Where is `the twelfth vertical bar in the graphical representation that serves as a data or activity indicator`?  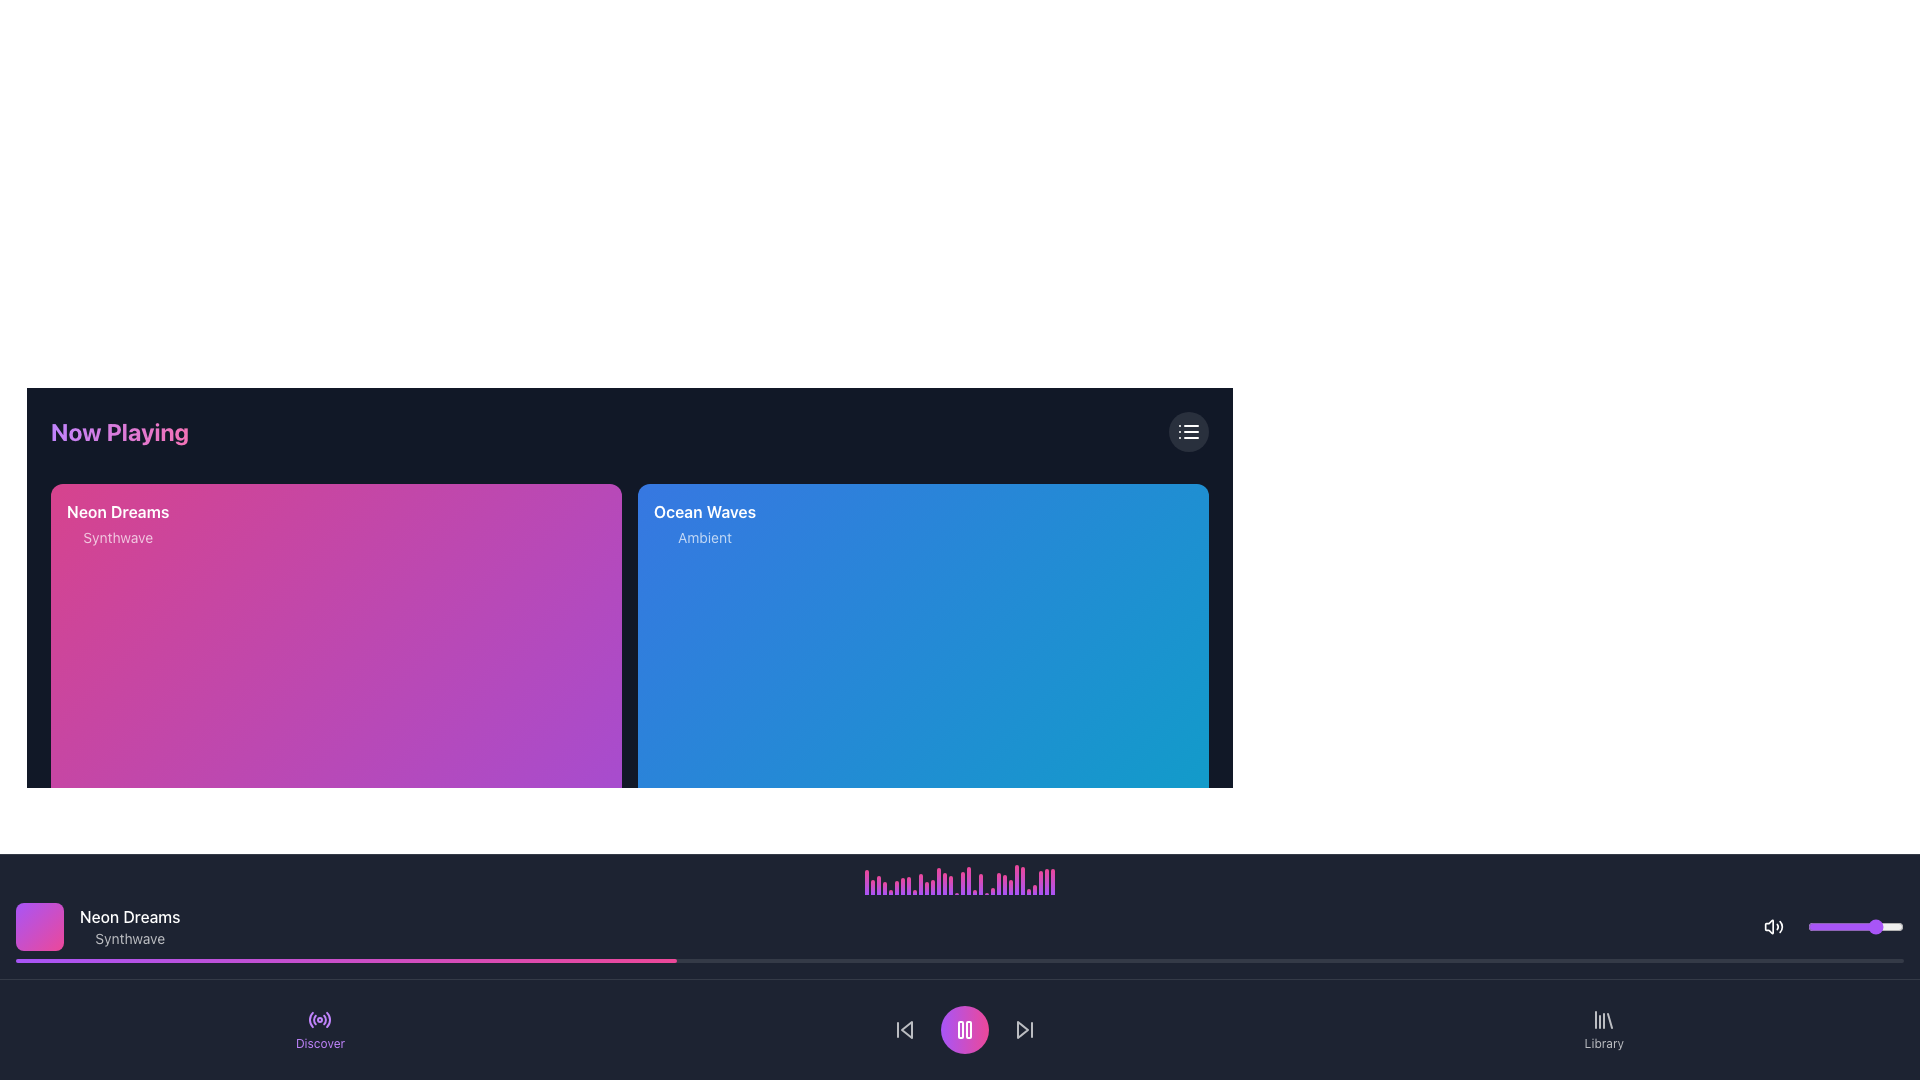
the twelfth vertical bar in the graphical representation that serves as a data or activity indicator is located at coordinates (931, 885).